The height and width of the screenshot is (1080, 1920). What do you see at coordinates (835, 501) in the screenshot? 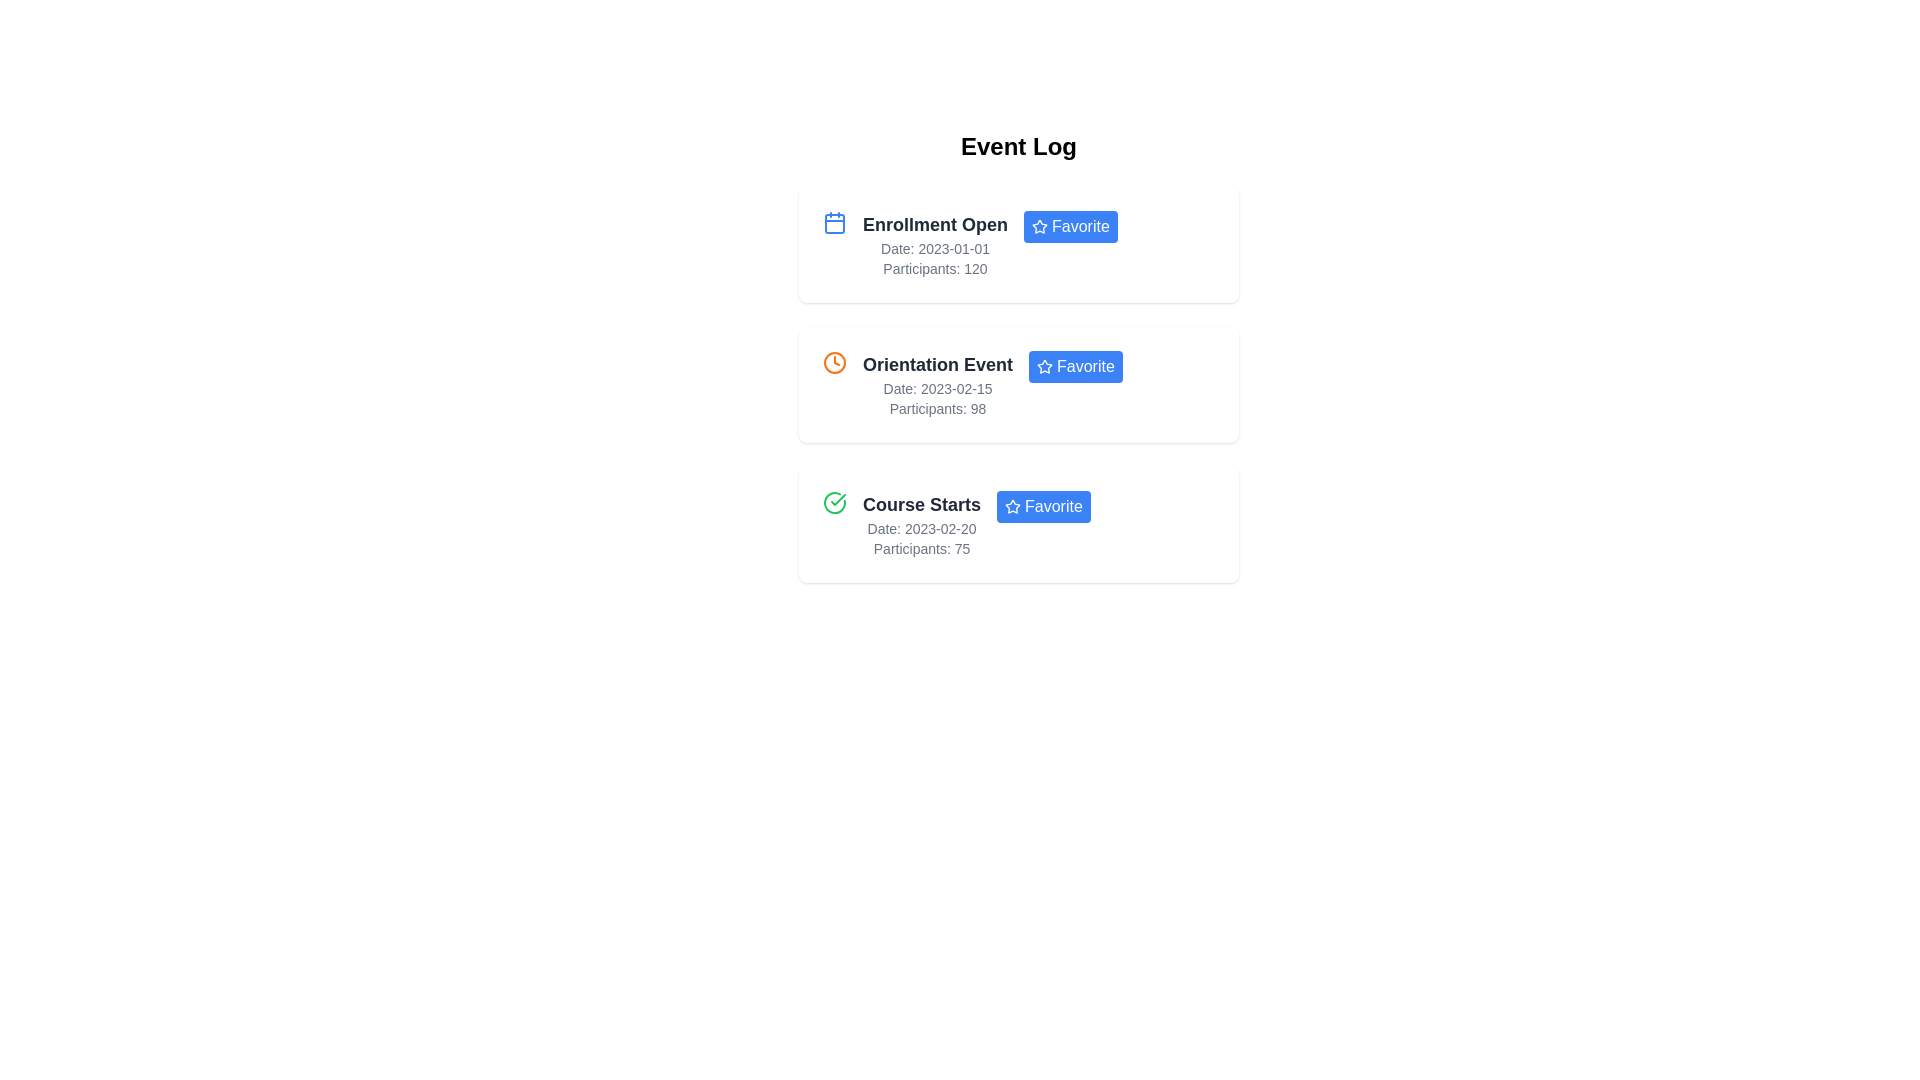
I see `the circular green checkmark icon representing completed status, located to the left of the 'Course Starts' header in the third list item of the event log` at bounding box center [835, 501].